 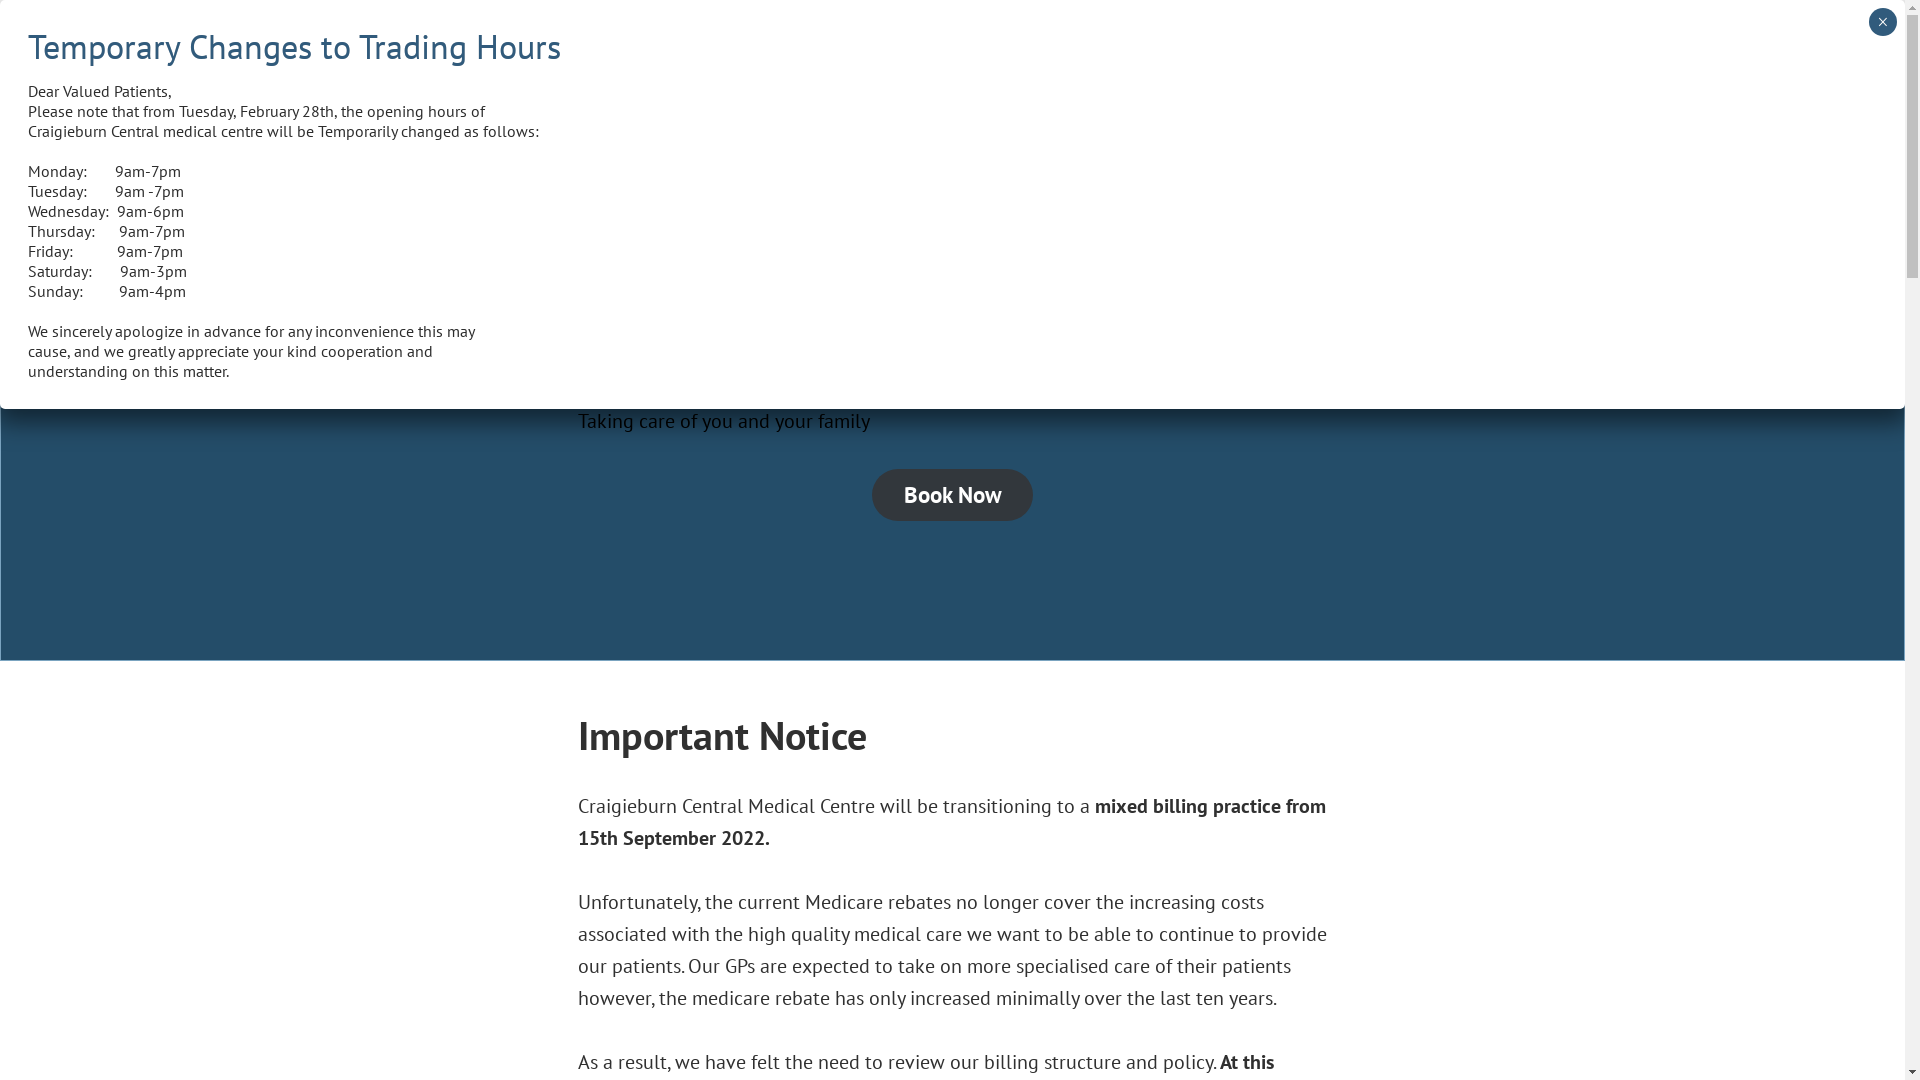 I want to click on 'Craigieburn Central Medical Centre', so click(x=710, y=131).